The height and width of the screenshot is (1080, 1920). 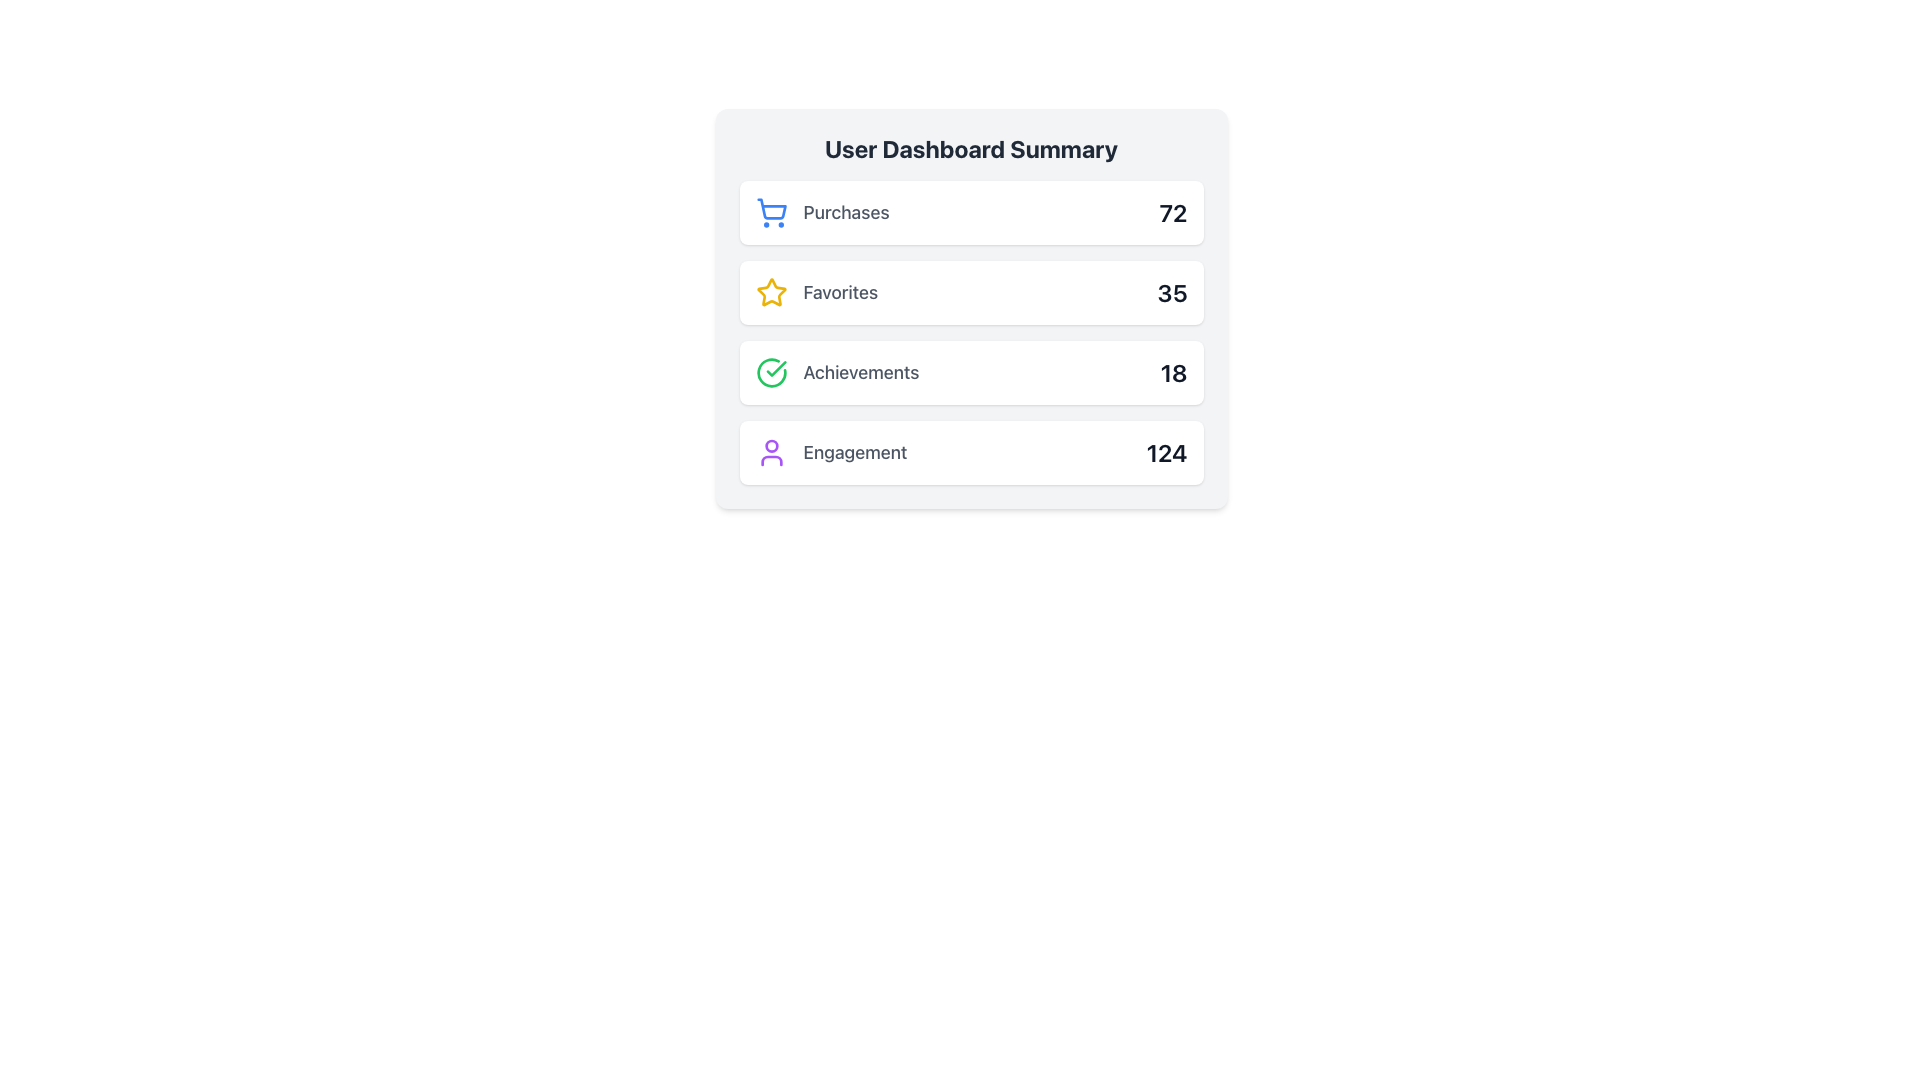 What do you see at coordinates (770, 373) in the screenshot?
I see `the green SVG circle-check icon located in the third row of the 'User Dashboard Summary' component` at bounding box center [770, 373].